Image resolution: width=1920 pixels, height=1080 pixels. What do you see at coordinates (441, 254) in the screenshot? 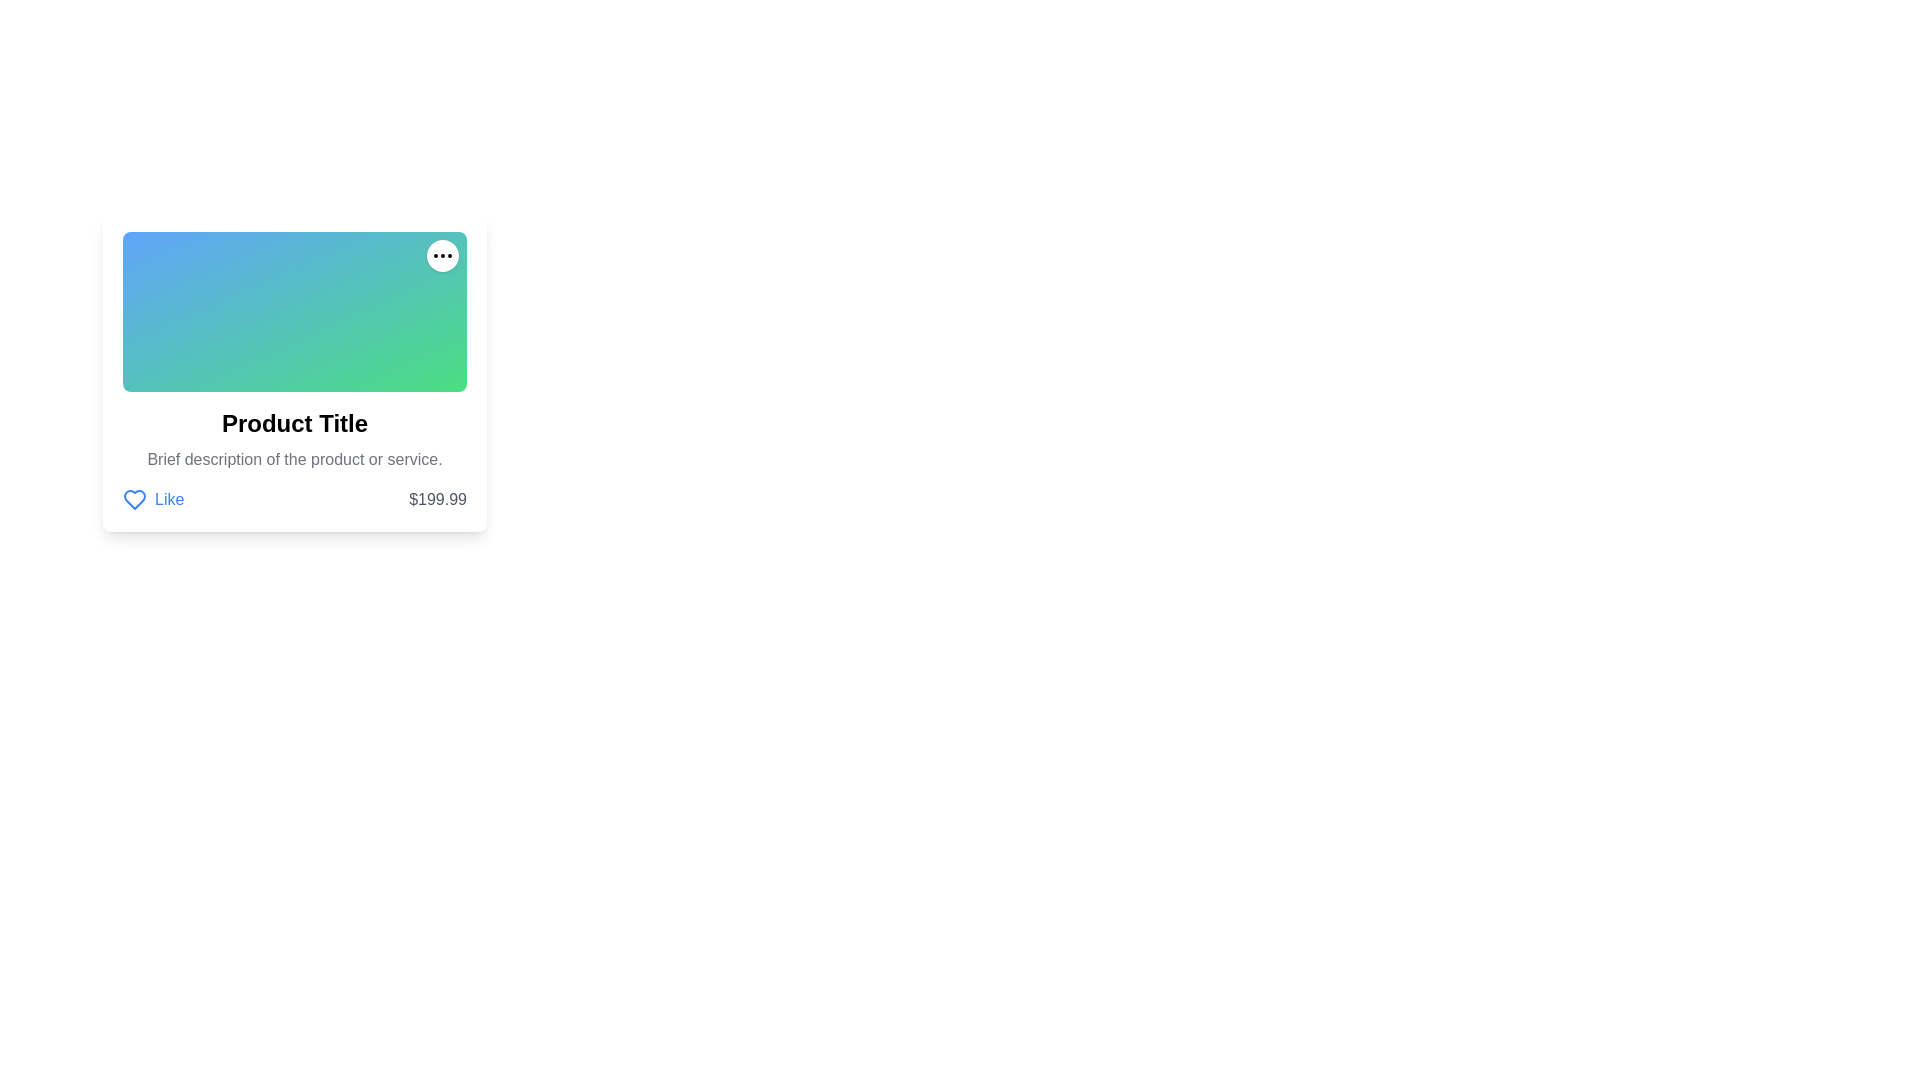
I see `the three black dots icon located at the top-right corner of the card's gradient header, which features a white circular background with subtle shading` at bounding box center [441, 254].